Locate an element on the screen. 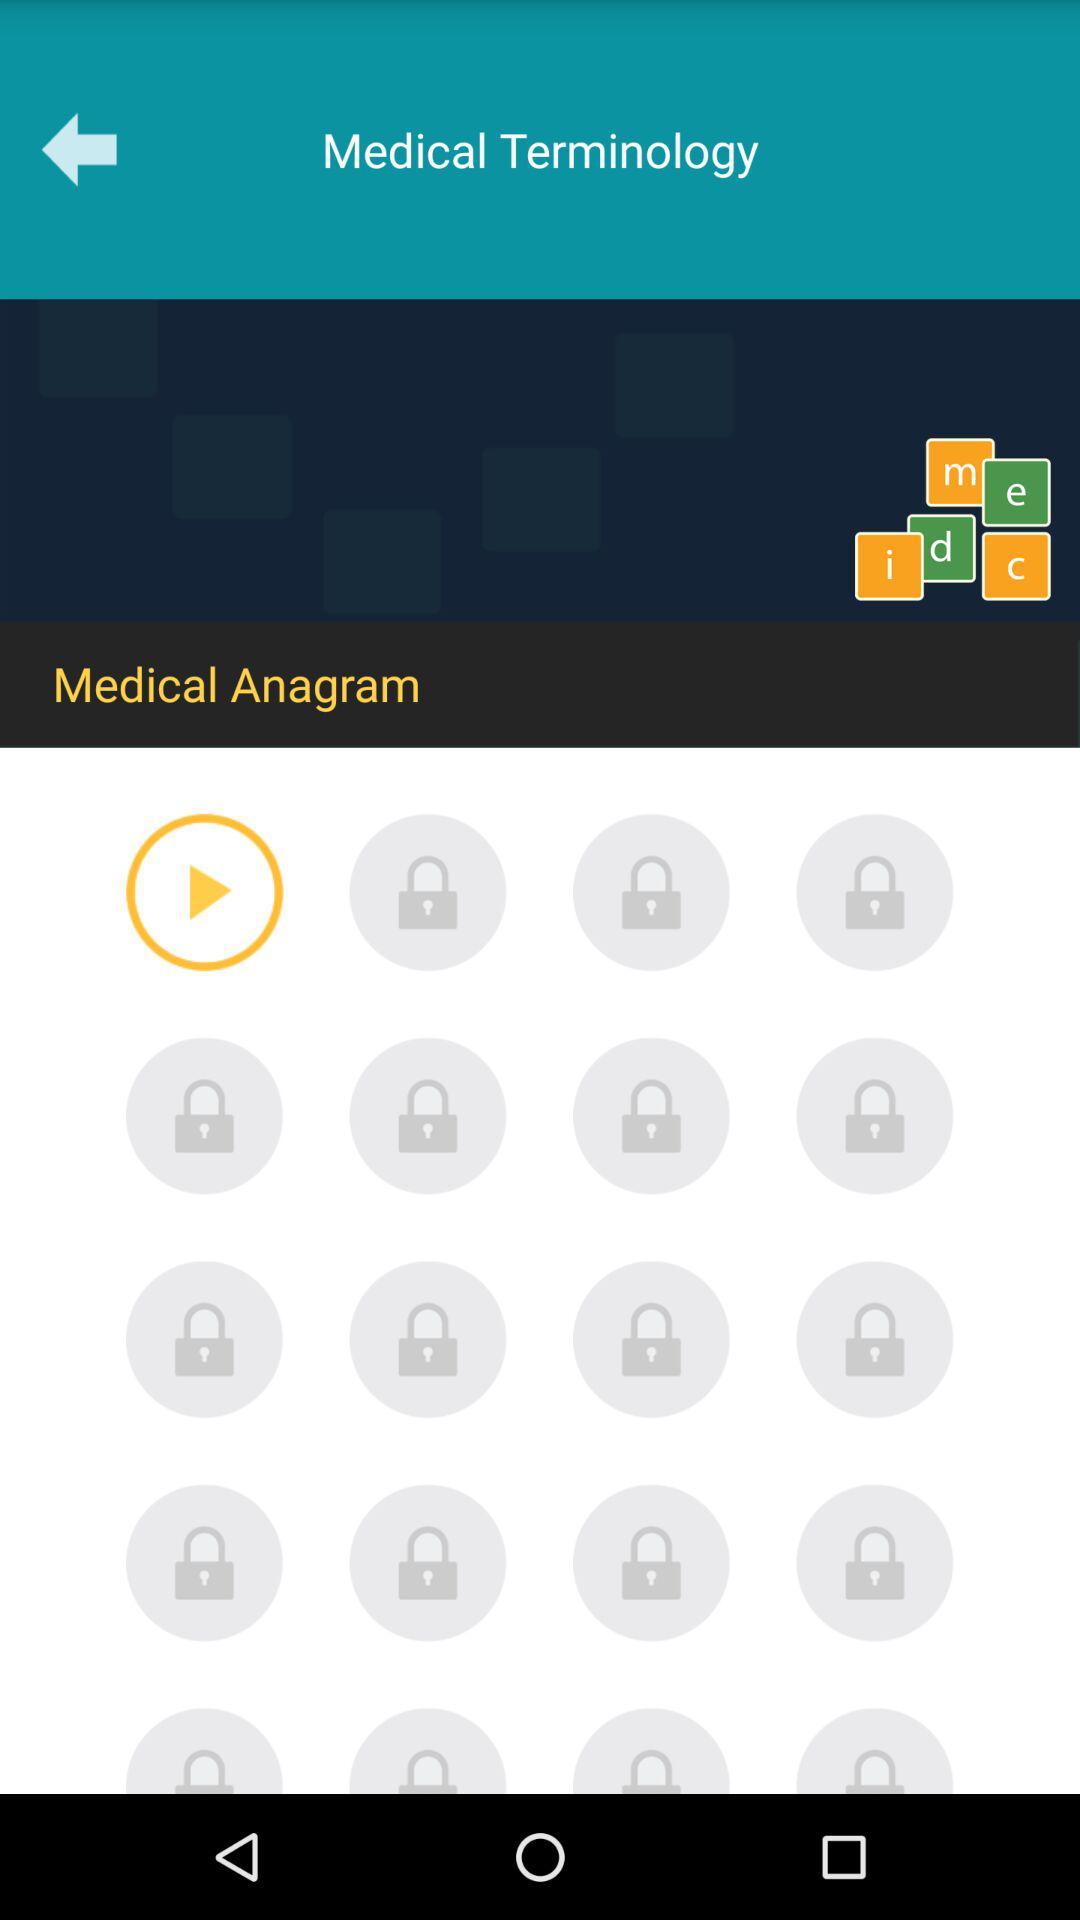 This screenshot has height=1920, width=1080. lock the option is located at coordinates (204, 1749).